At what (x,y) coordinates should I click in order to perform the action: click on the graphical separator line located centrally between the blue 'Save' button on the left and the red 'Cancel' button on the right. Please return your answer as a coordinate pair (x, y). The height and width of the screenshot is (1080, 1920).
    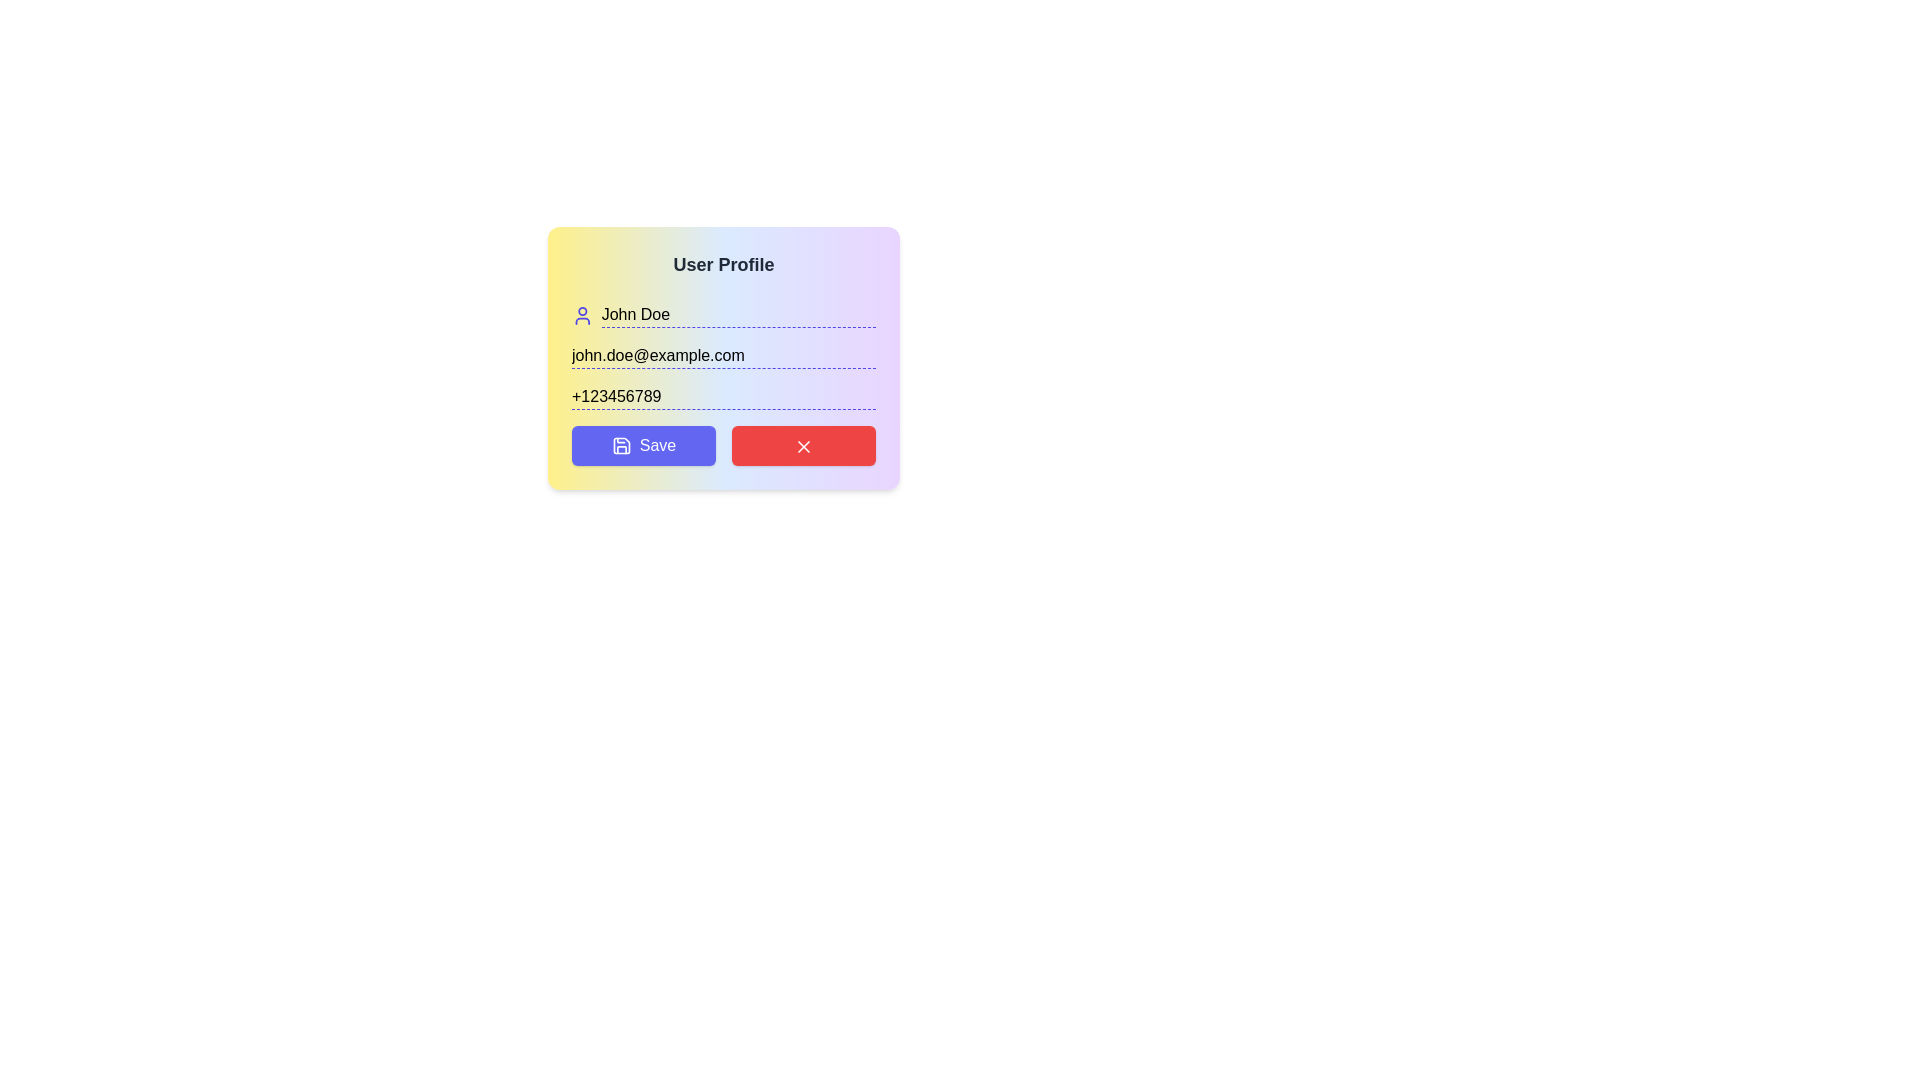
    Looking at the image, I should click on (723, 445).